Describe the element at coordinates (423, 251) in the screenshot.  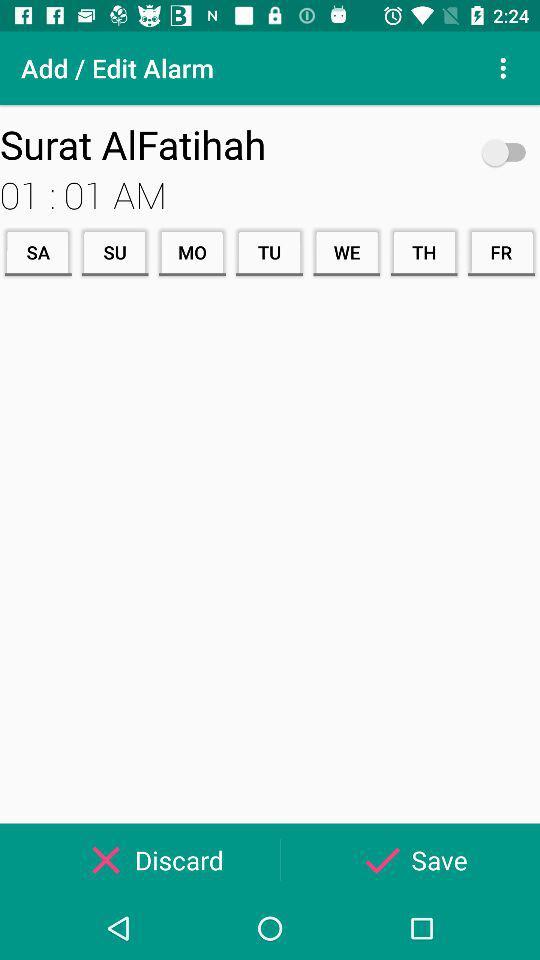
I see `the item below 01 : 01 am` at that location.